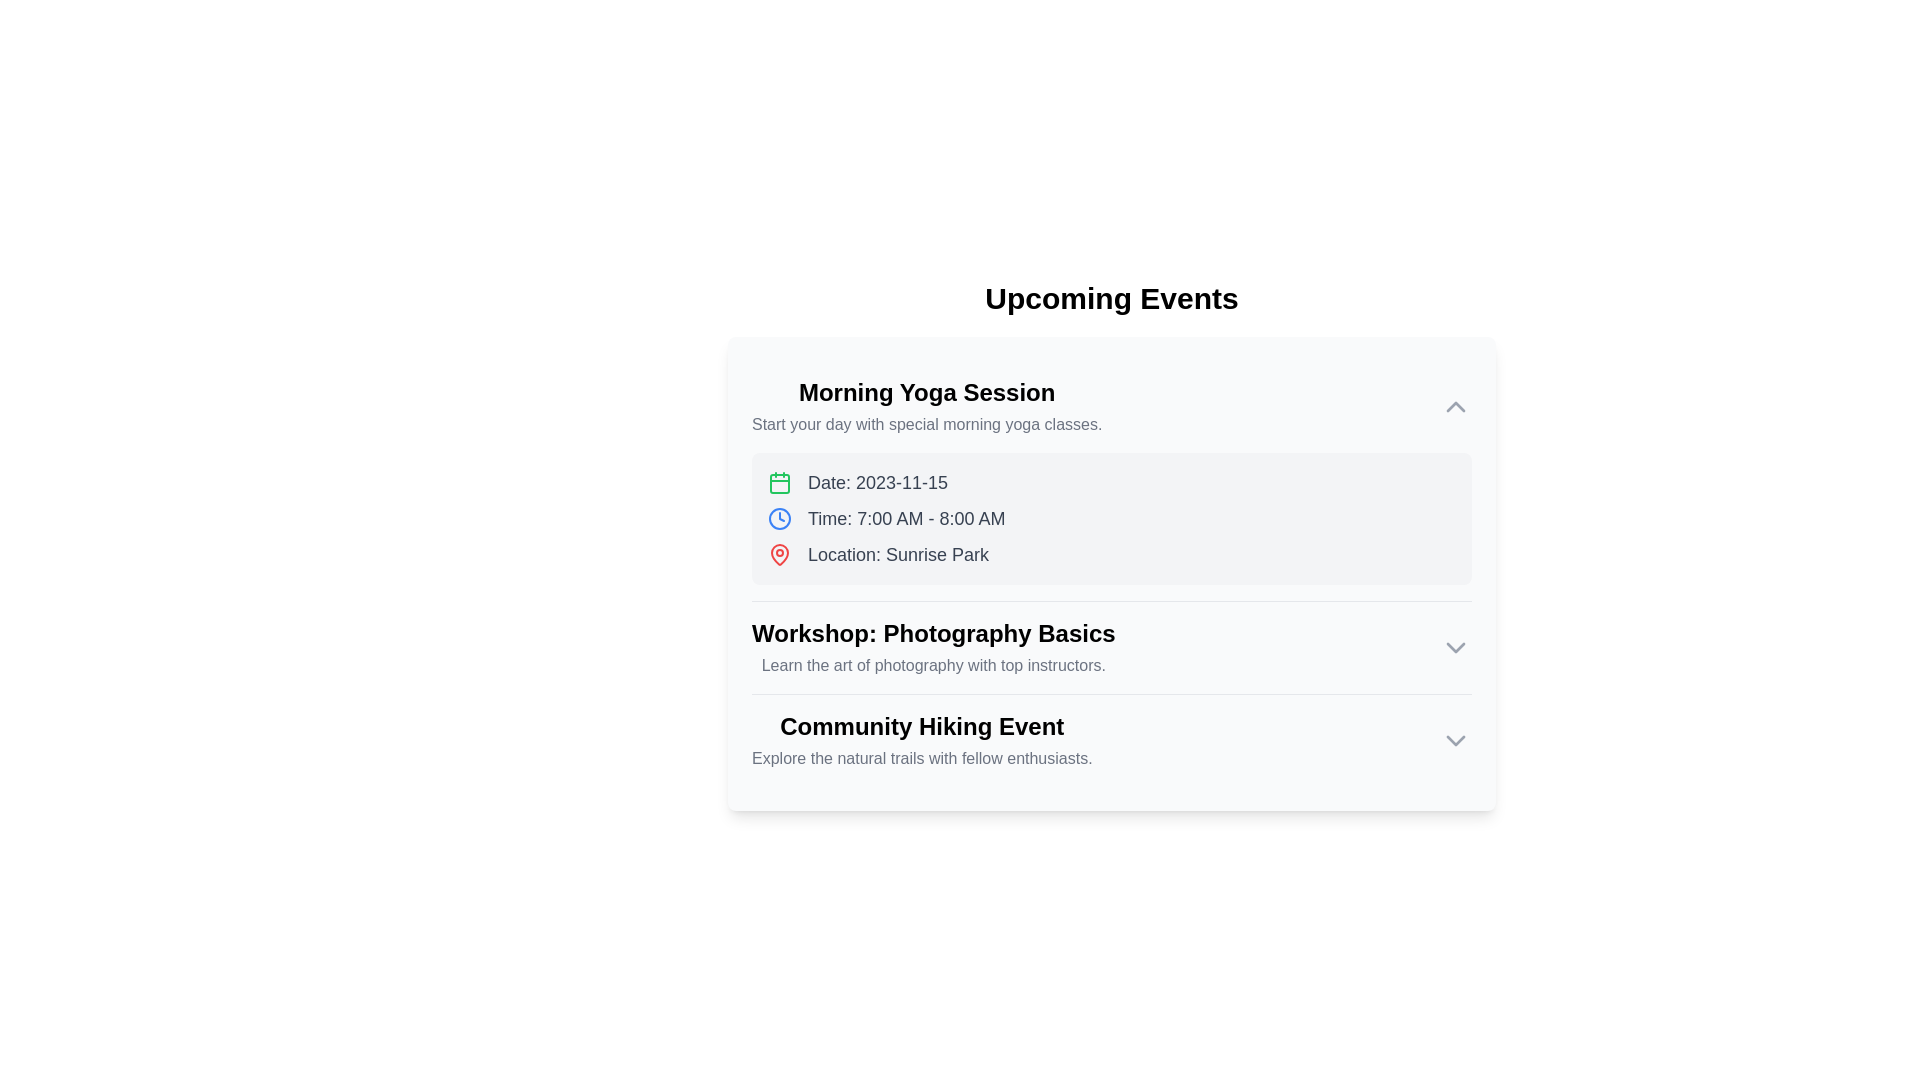 Image resolution: width=1920 pixels, height=1080 pixels. I want to click on the bold, extra-large text element saying 'Workshop: Photography Basics' located in the second event card under the header 'Upcoming Events', so click(932, 633).